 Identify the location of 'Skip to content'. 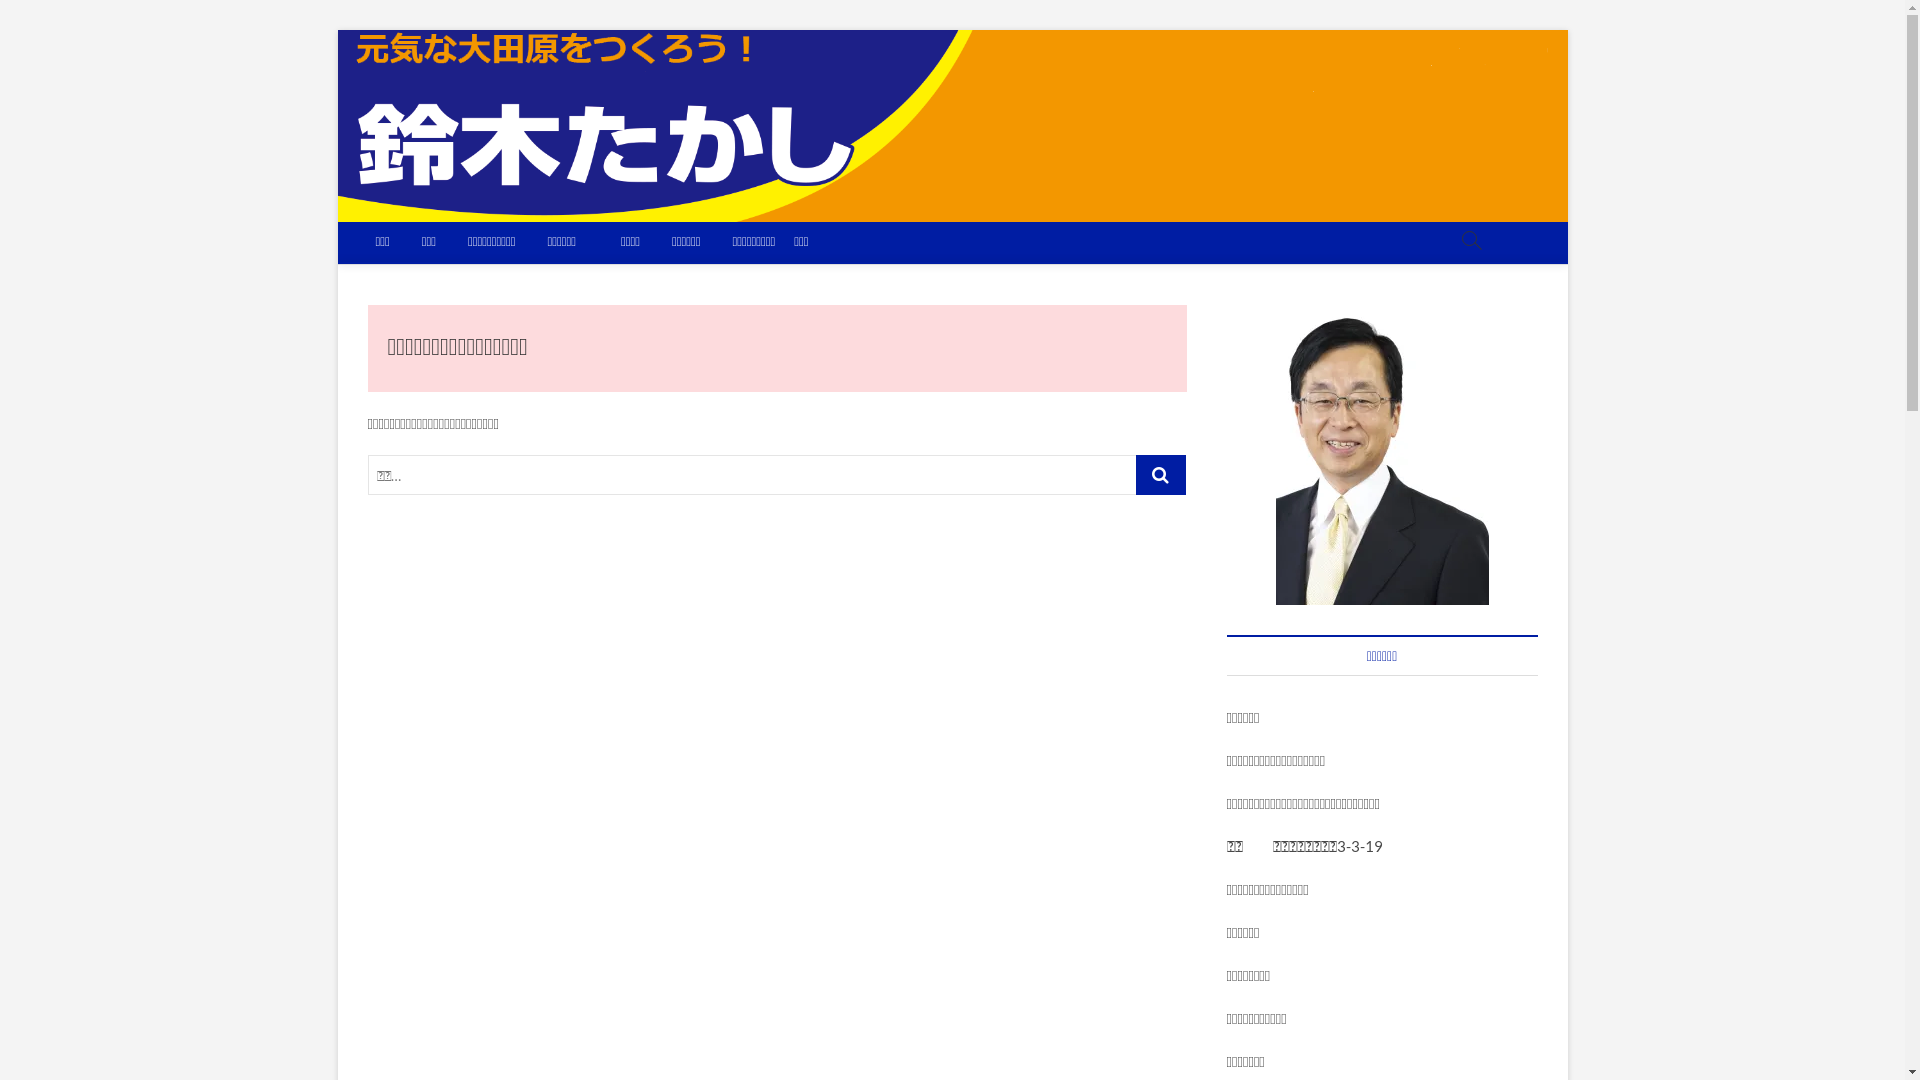
(336, 29).